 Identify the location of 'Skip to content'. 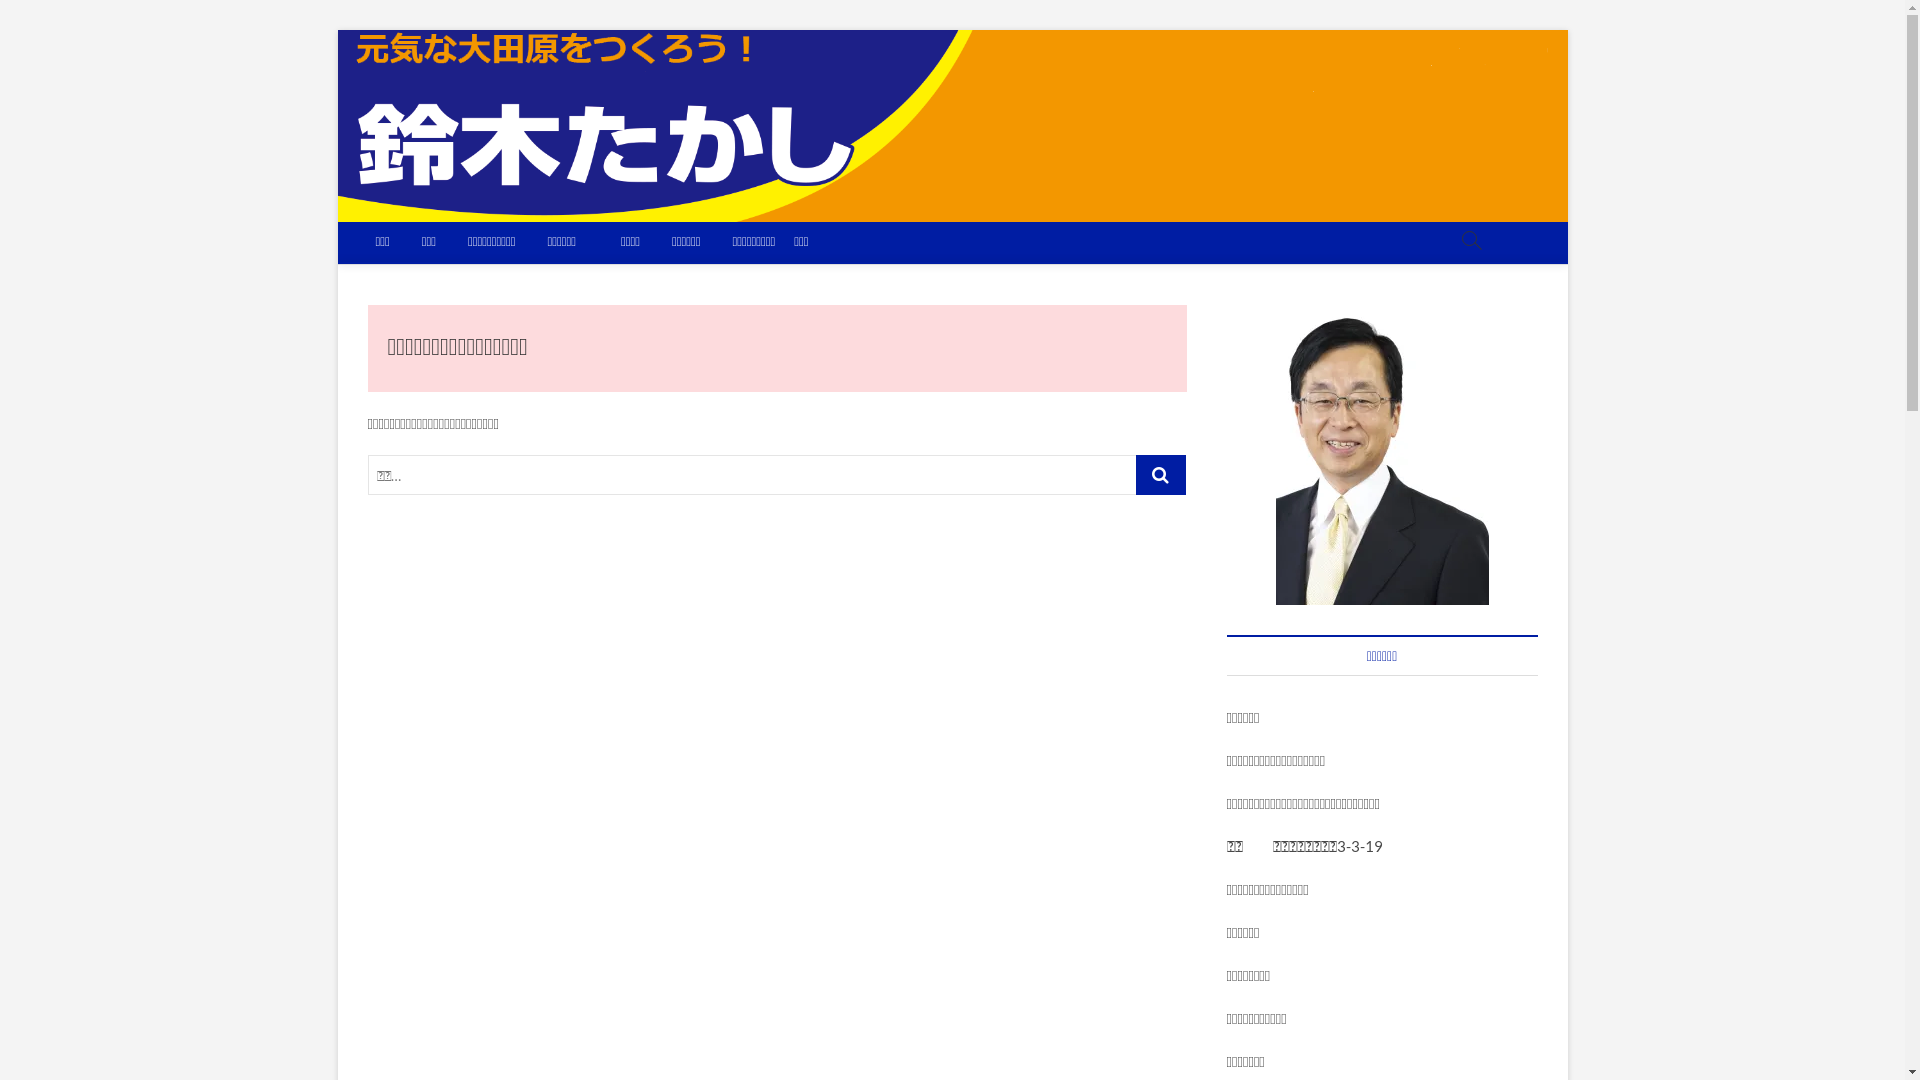
(336, 29).